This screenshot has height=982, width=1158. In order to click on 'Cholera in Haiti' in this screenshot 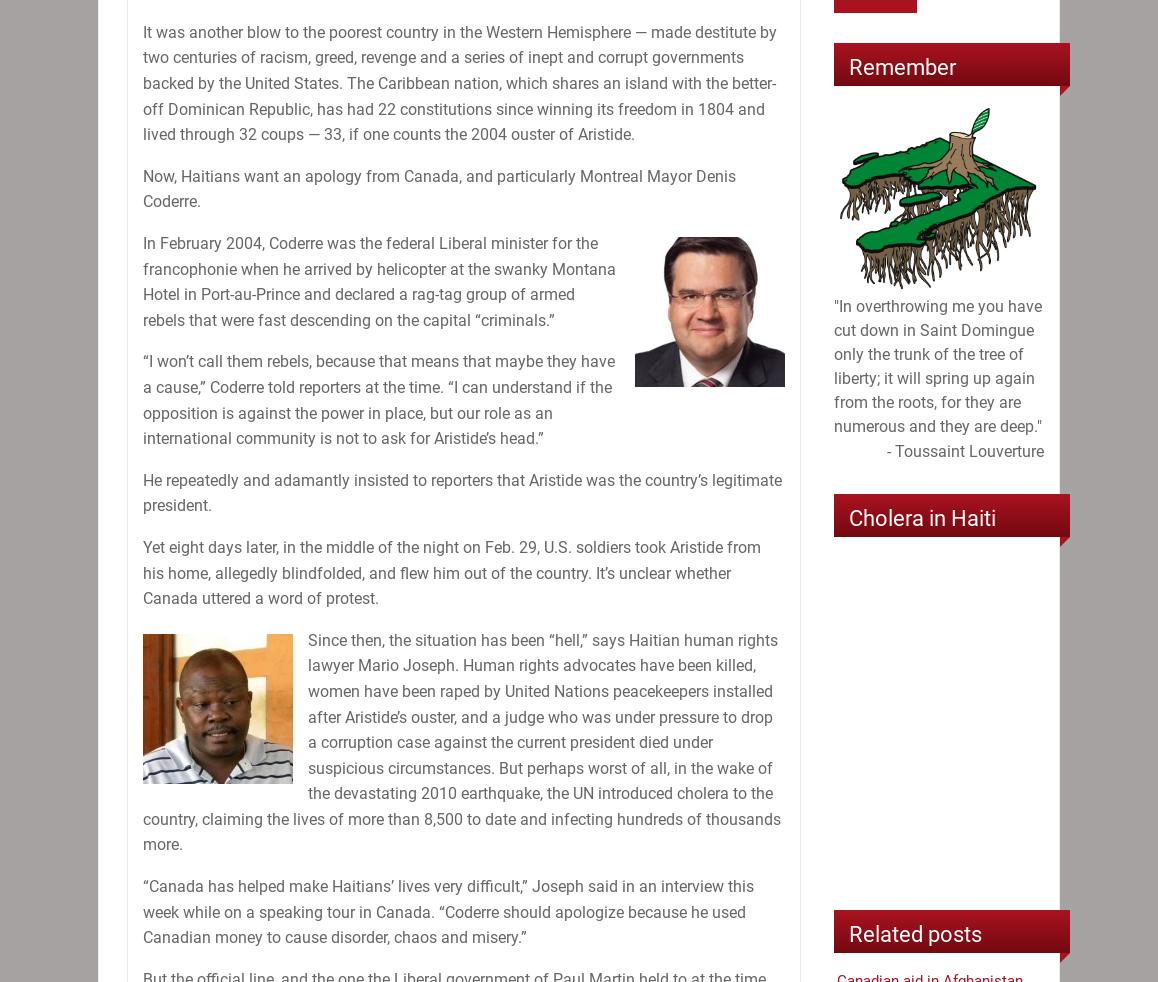, I will do `click(922, 517)`.